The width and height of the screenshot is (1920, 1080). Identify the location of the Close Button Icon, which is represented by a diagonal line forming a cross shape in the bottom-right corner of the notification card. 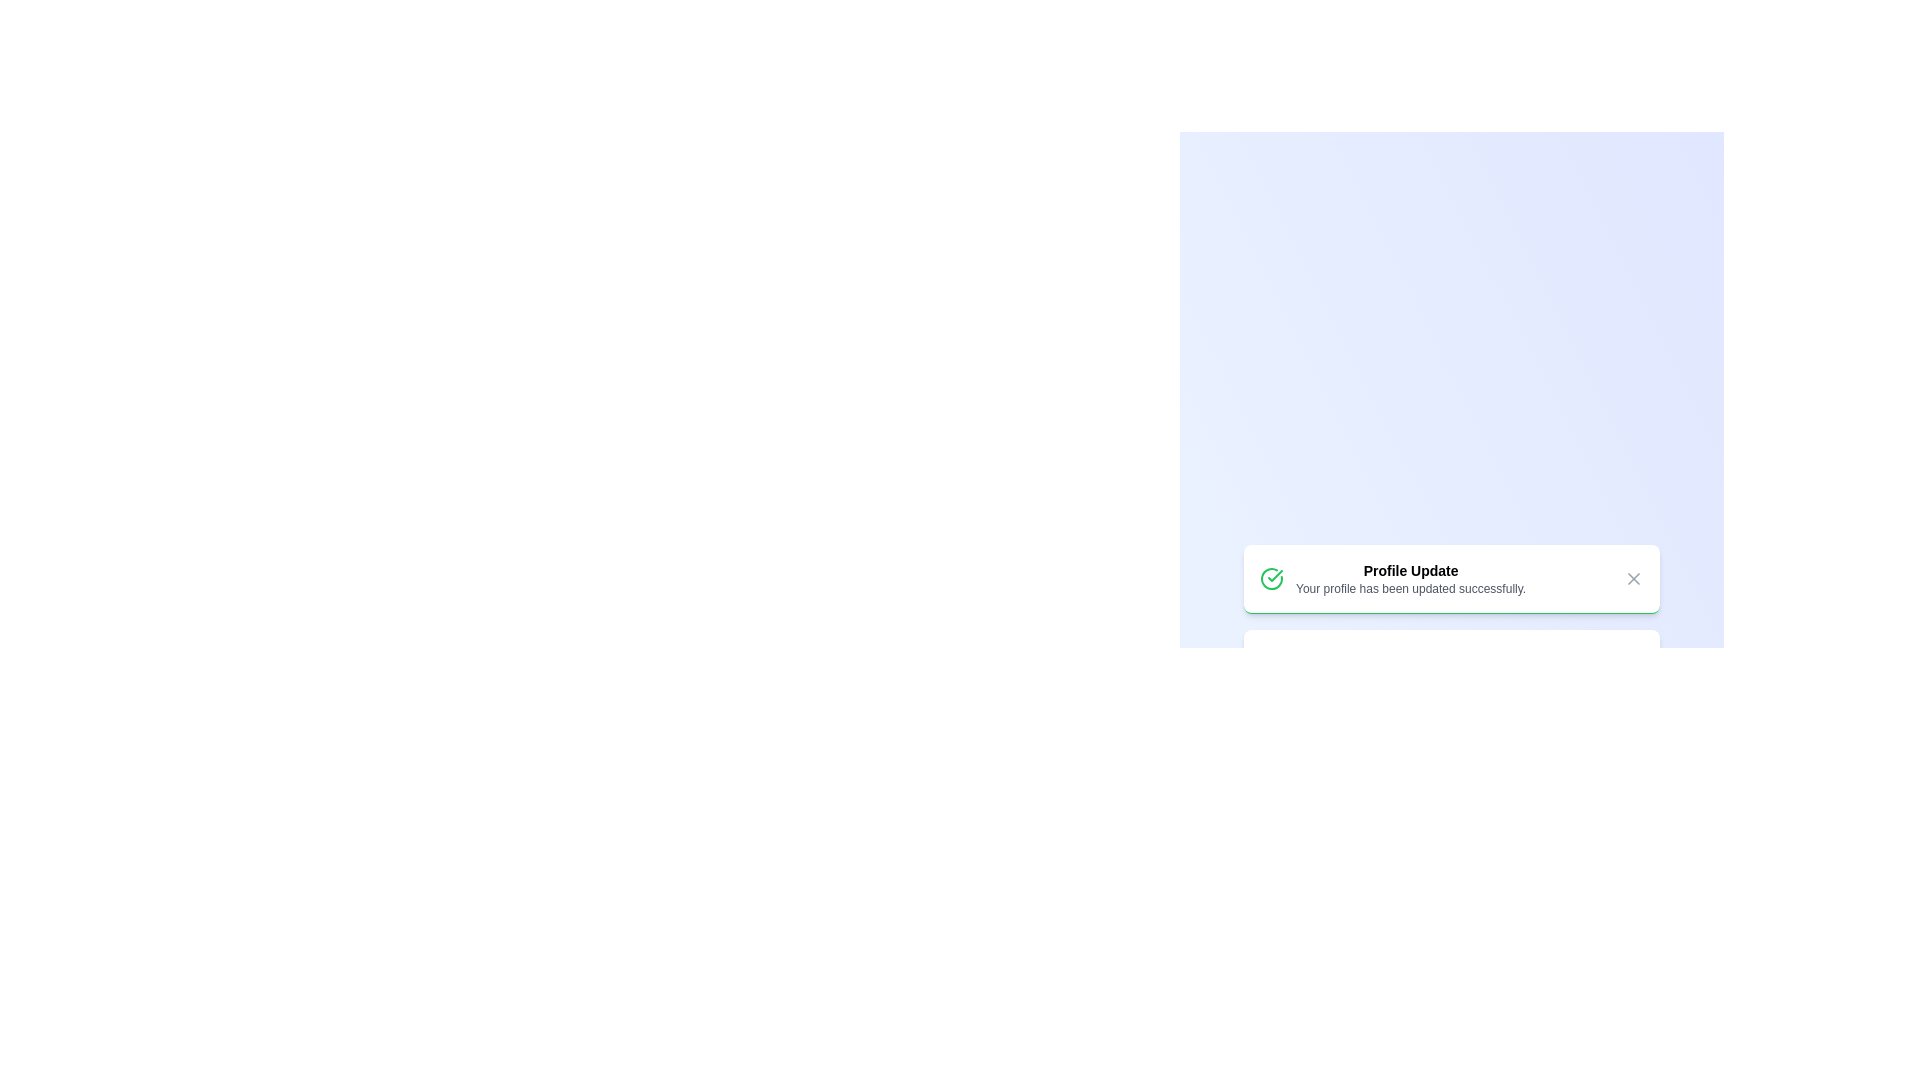
(1633, 578).